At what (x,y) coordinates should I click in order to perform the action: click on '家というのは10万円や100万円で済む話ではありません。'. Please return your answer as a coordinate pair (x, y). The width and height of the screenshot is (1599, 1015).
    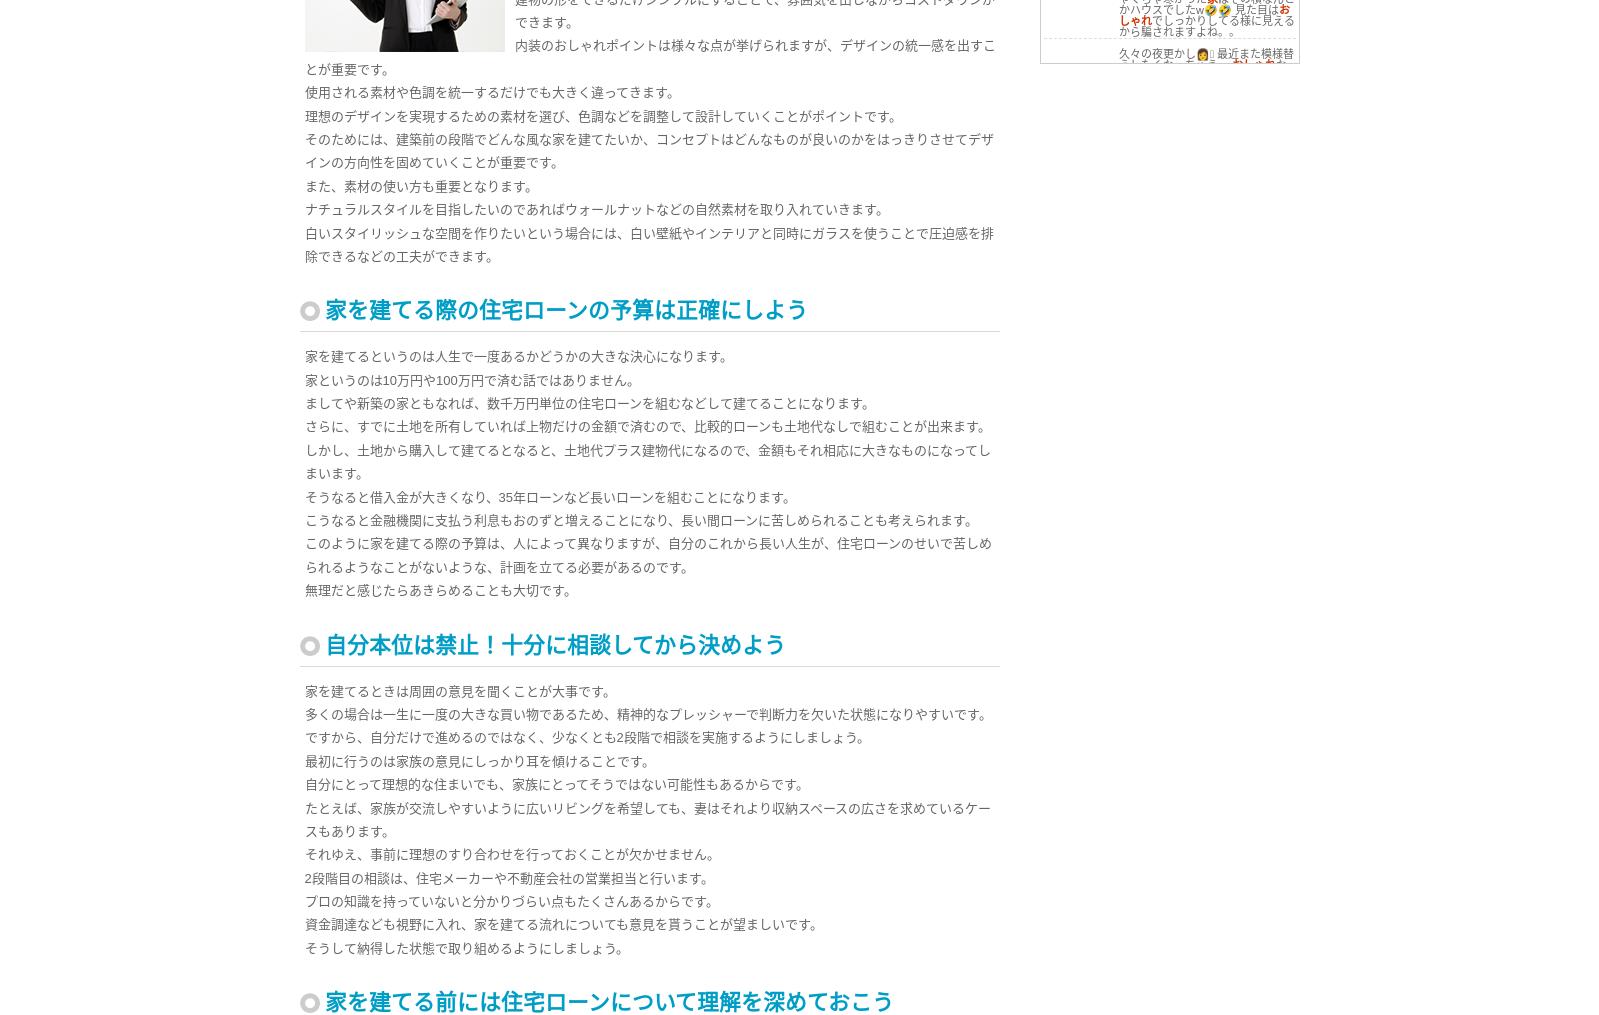
    Looking at the image, I should click on (471, 379).